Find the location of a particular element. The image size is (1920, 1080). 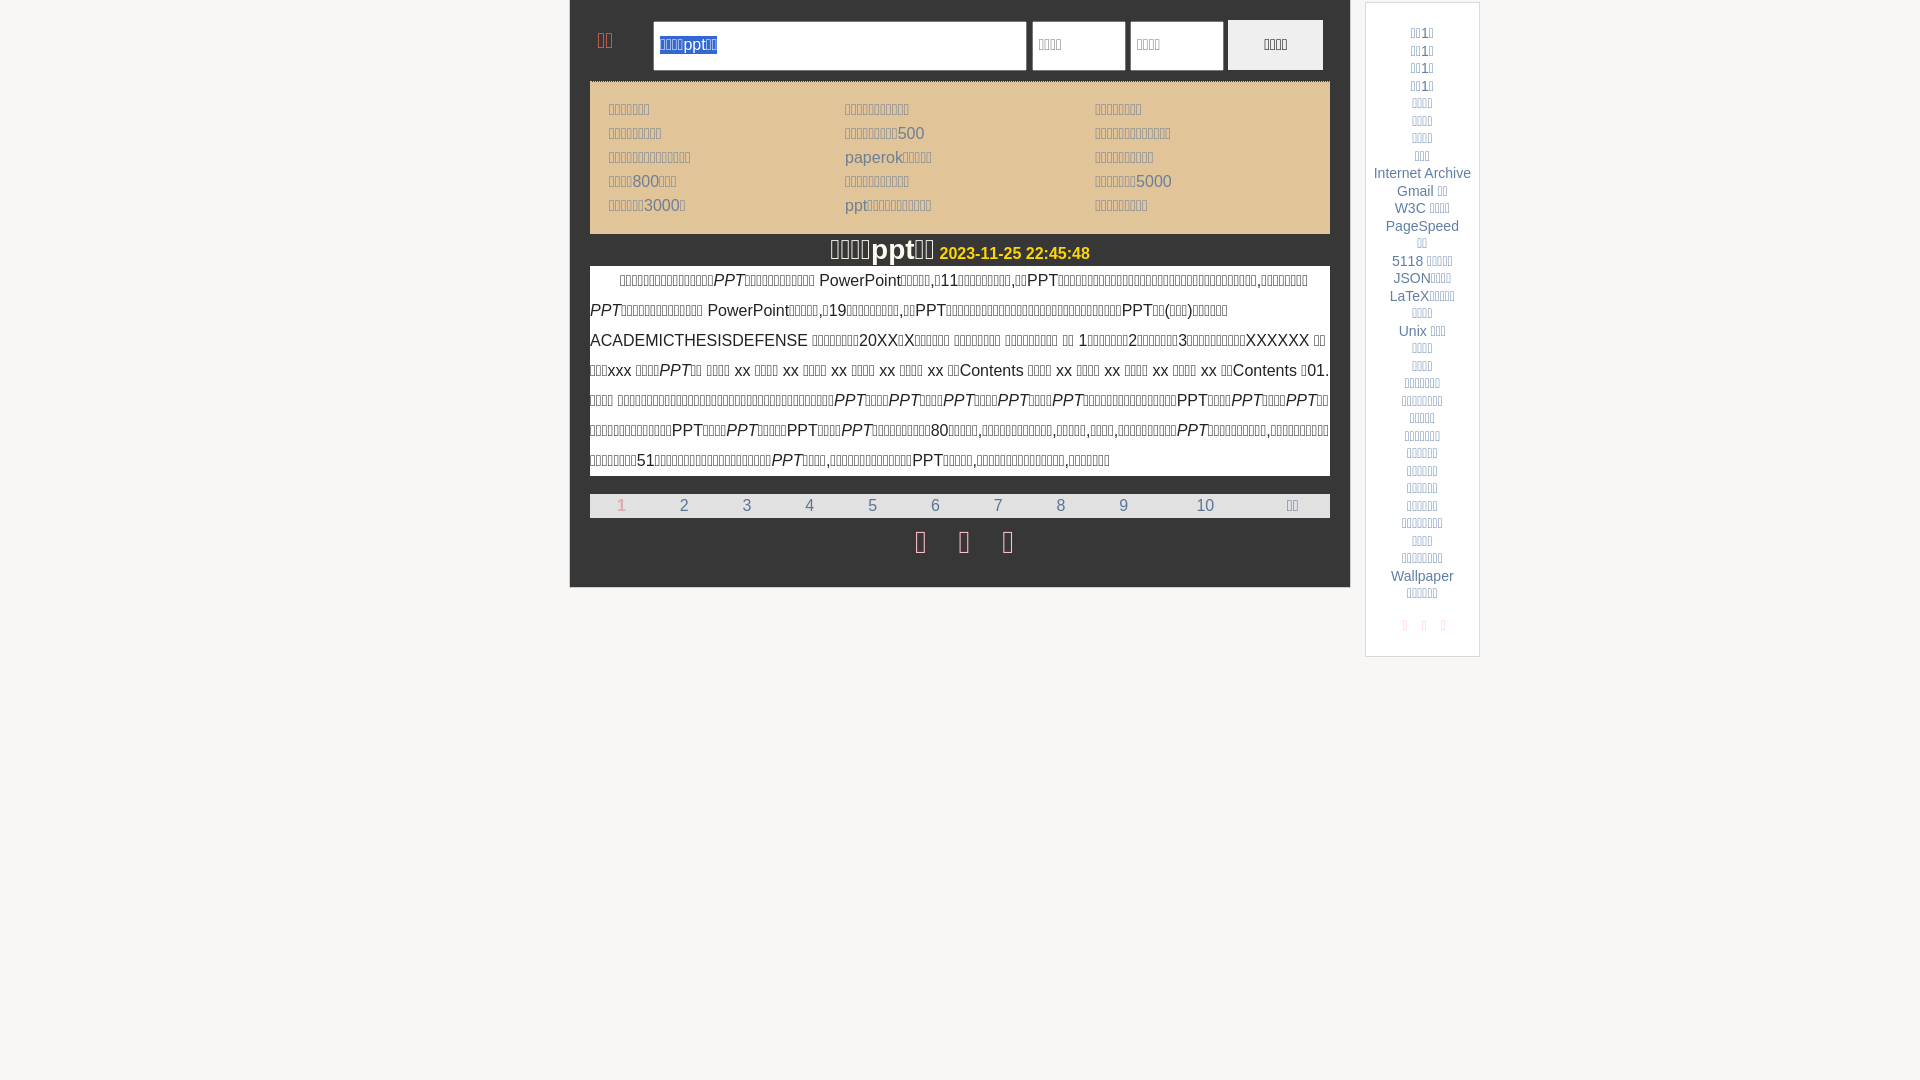

'7' is located at coordinates (993, 504).